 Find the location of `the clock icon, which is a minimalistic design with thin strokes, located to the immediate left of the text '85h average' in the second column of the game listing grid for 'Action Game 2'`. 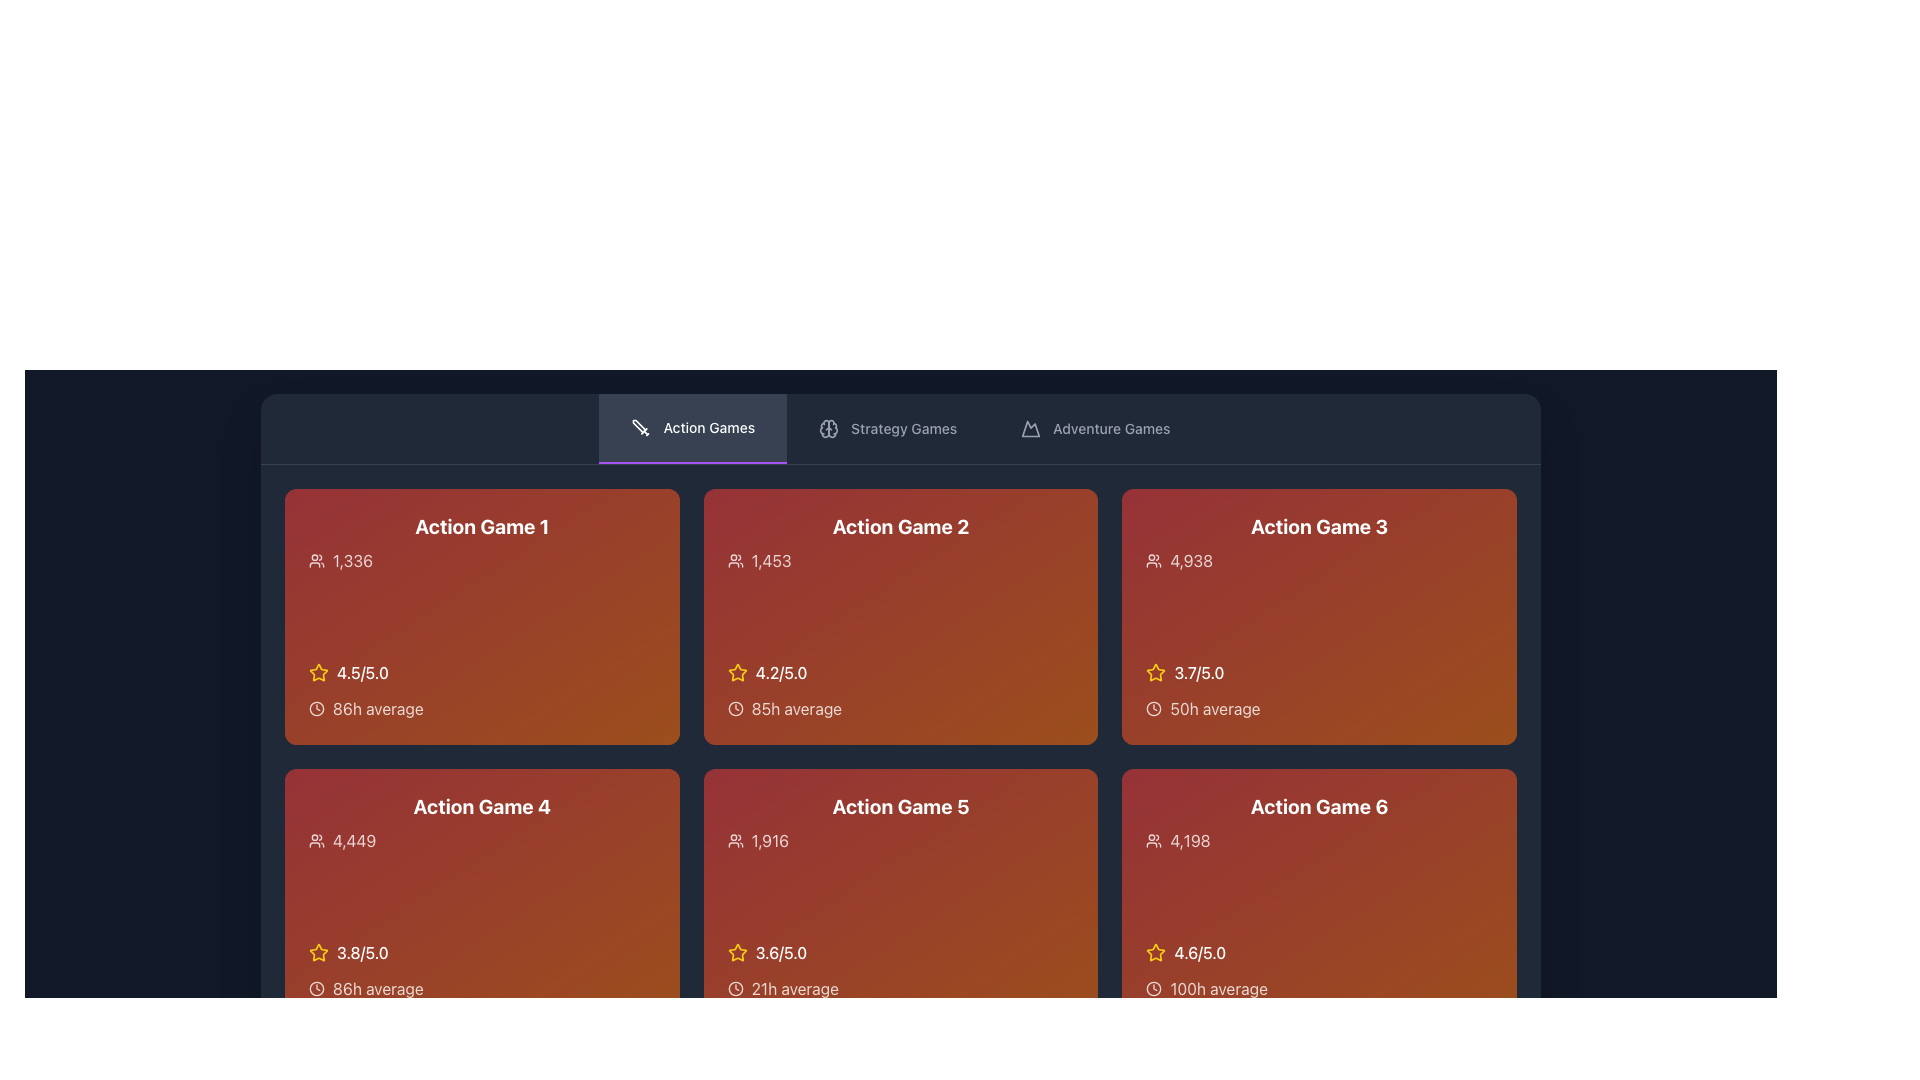

the clock icon, which is a minimalistic design with thin strokes, located to the immediate left of the text '85h average' in the second column of the game listing grid for 'Action Game 2' is located at coordinates (734, 708).